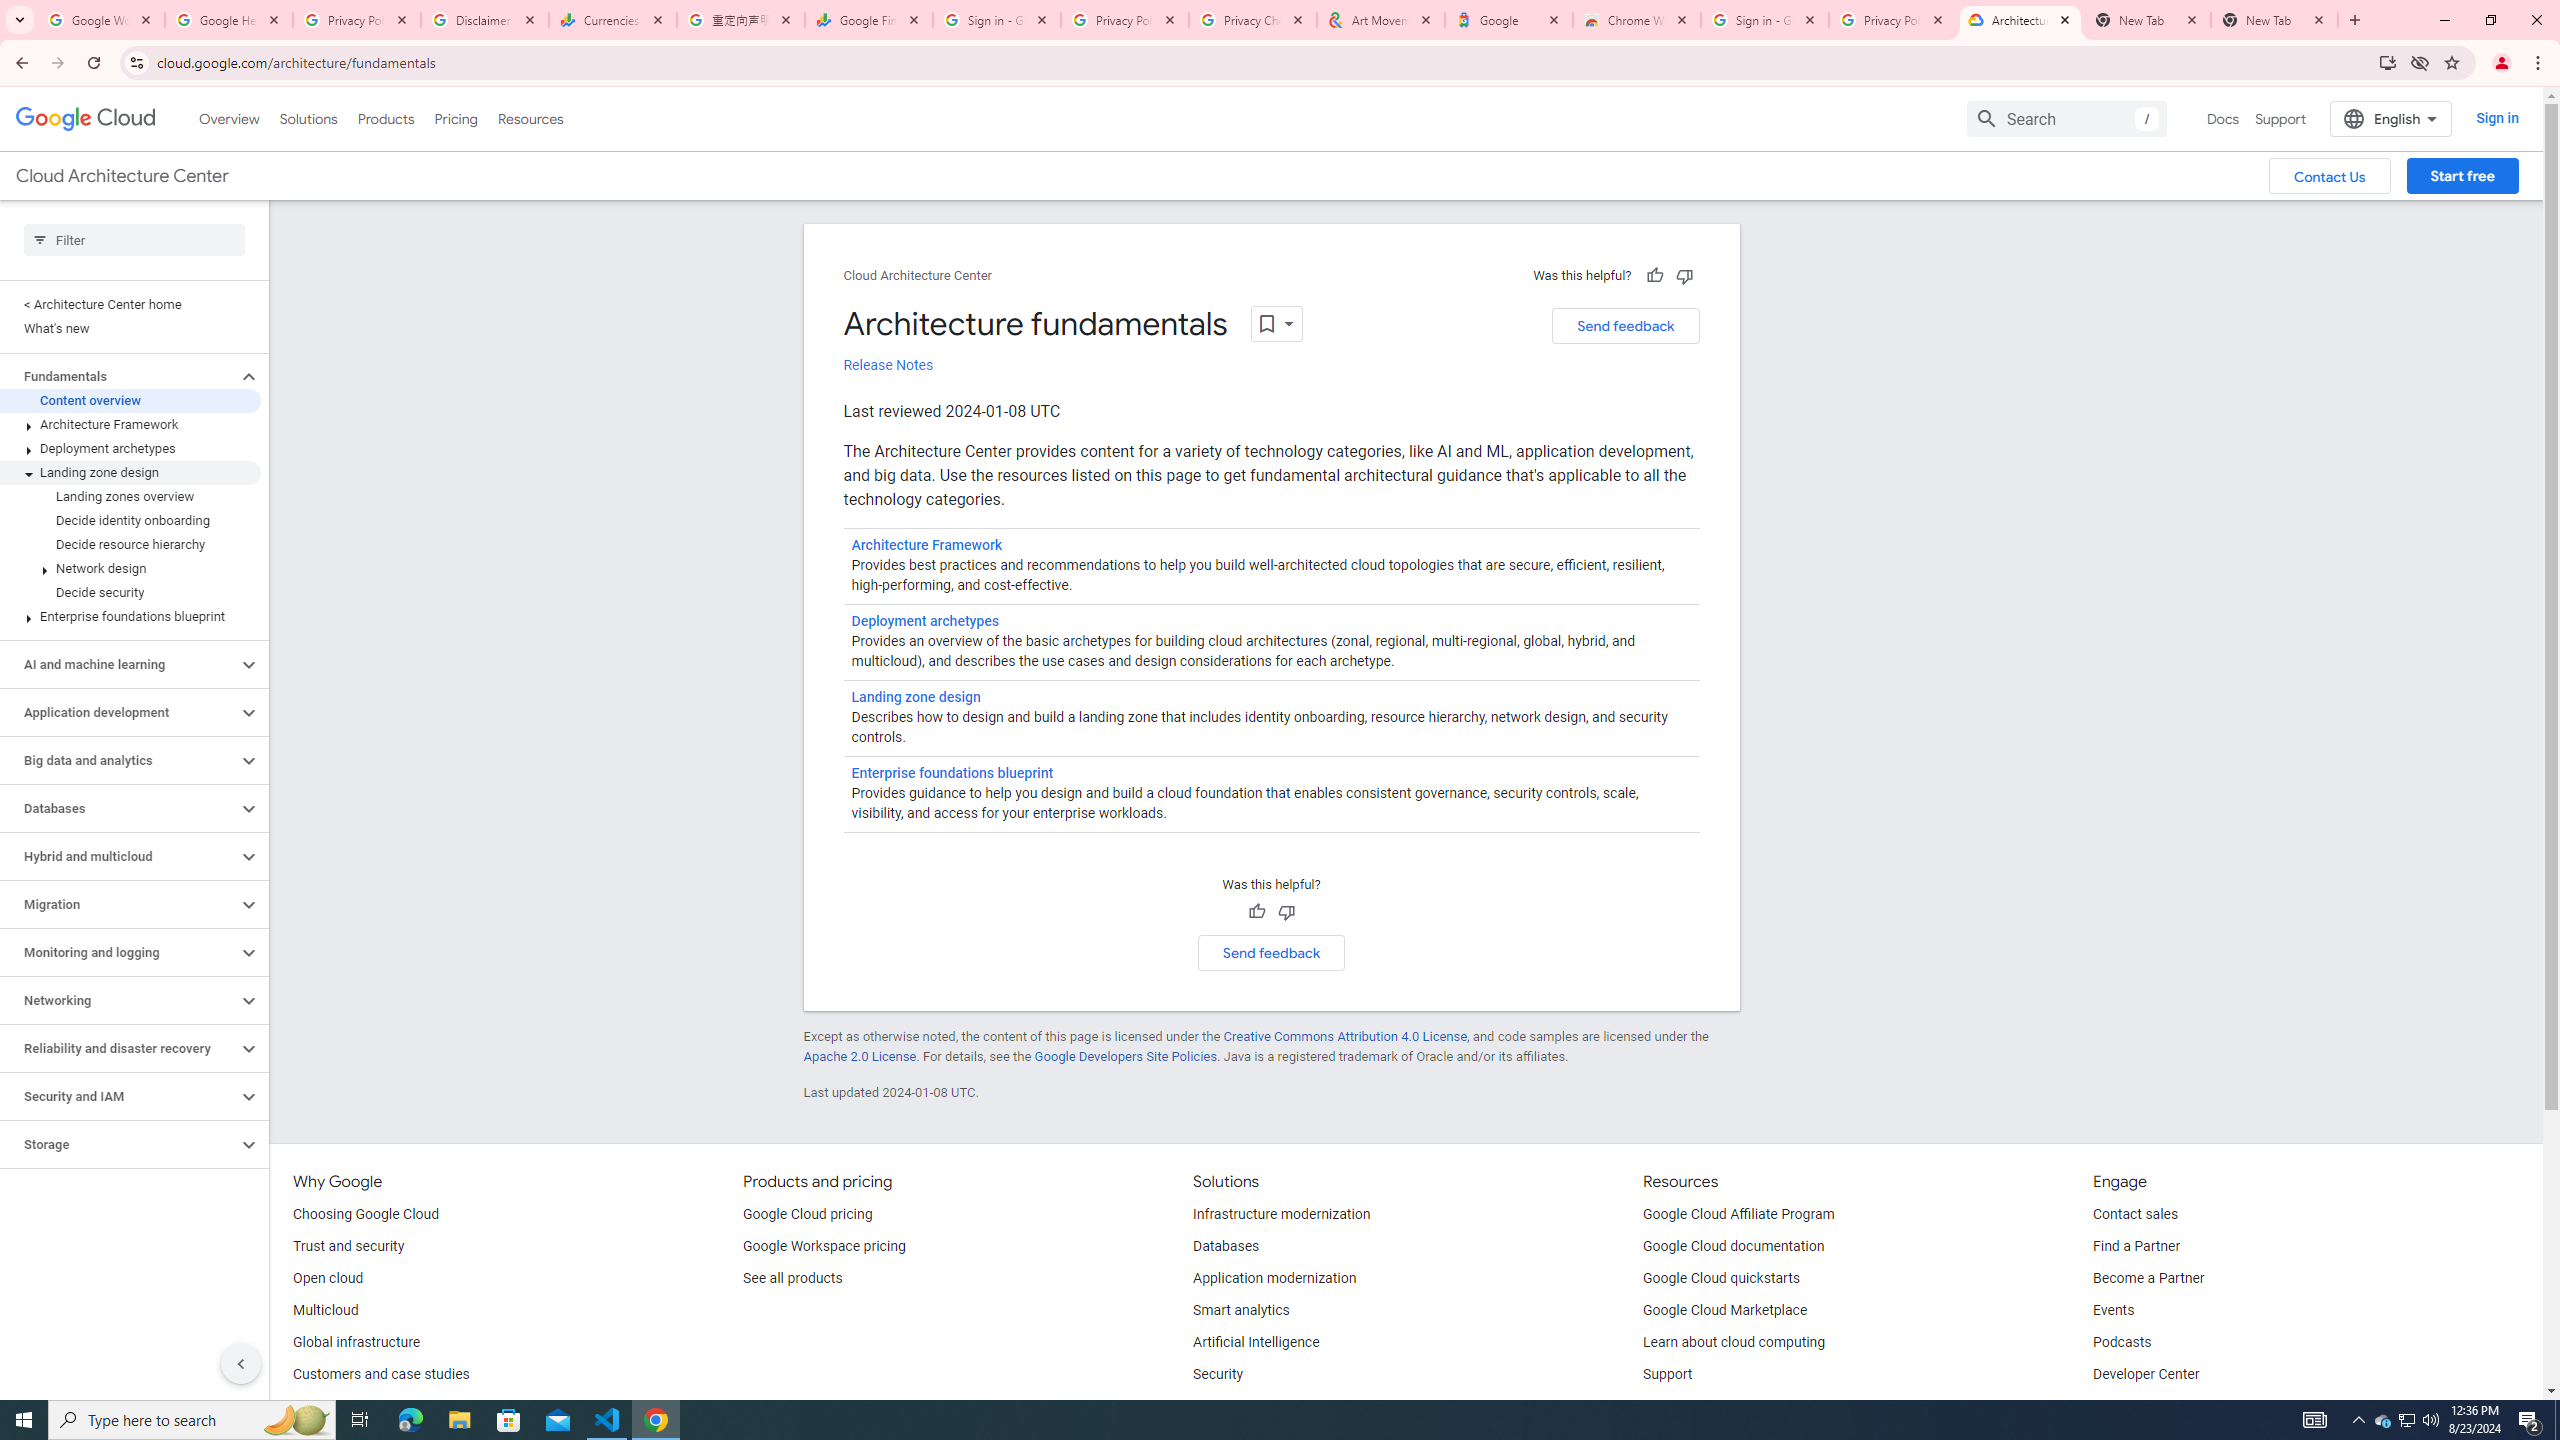 Image resolution: width=2560 pixels, height=1440 pixels. Describe the element at coordinates (240, 1363) in the screenshot. I see `'Hide side navigation'` at that location.